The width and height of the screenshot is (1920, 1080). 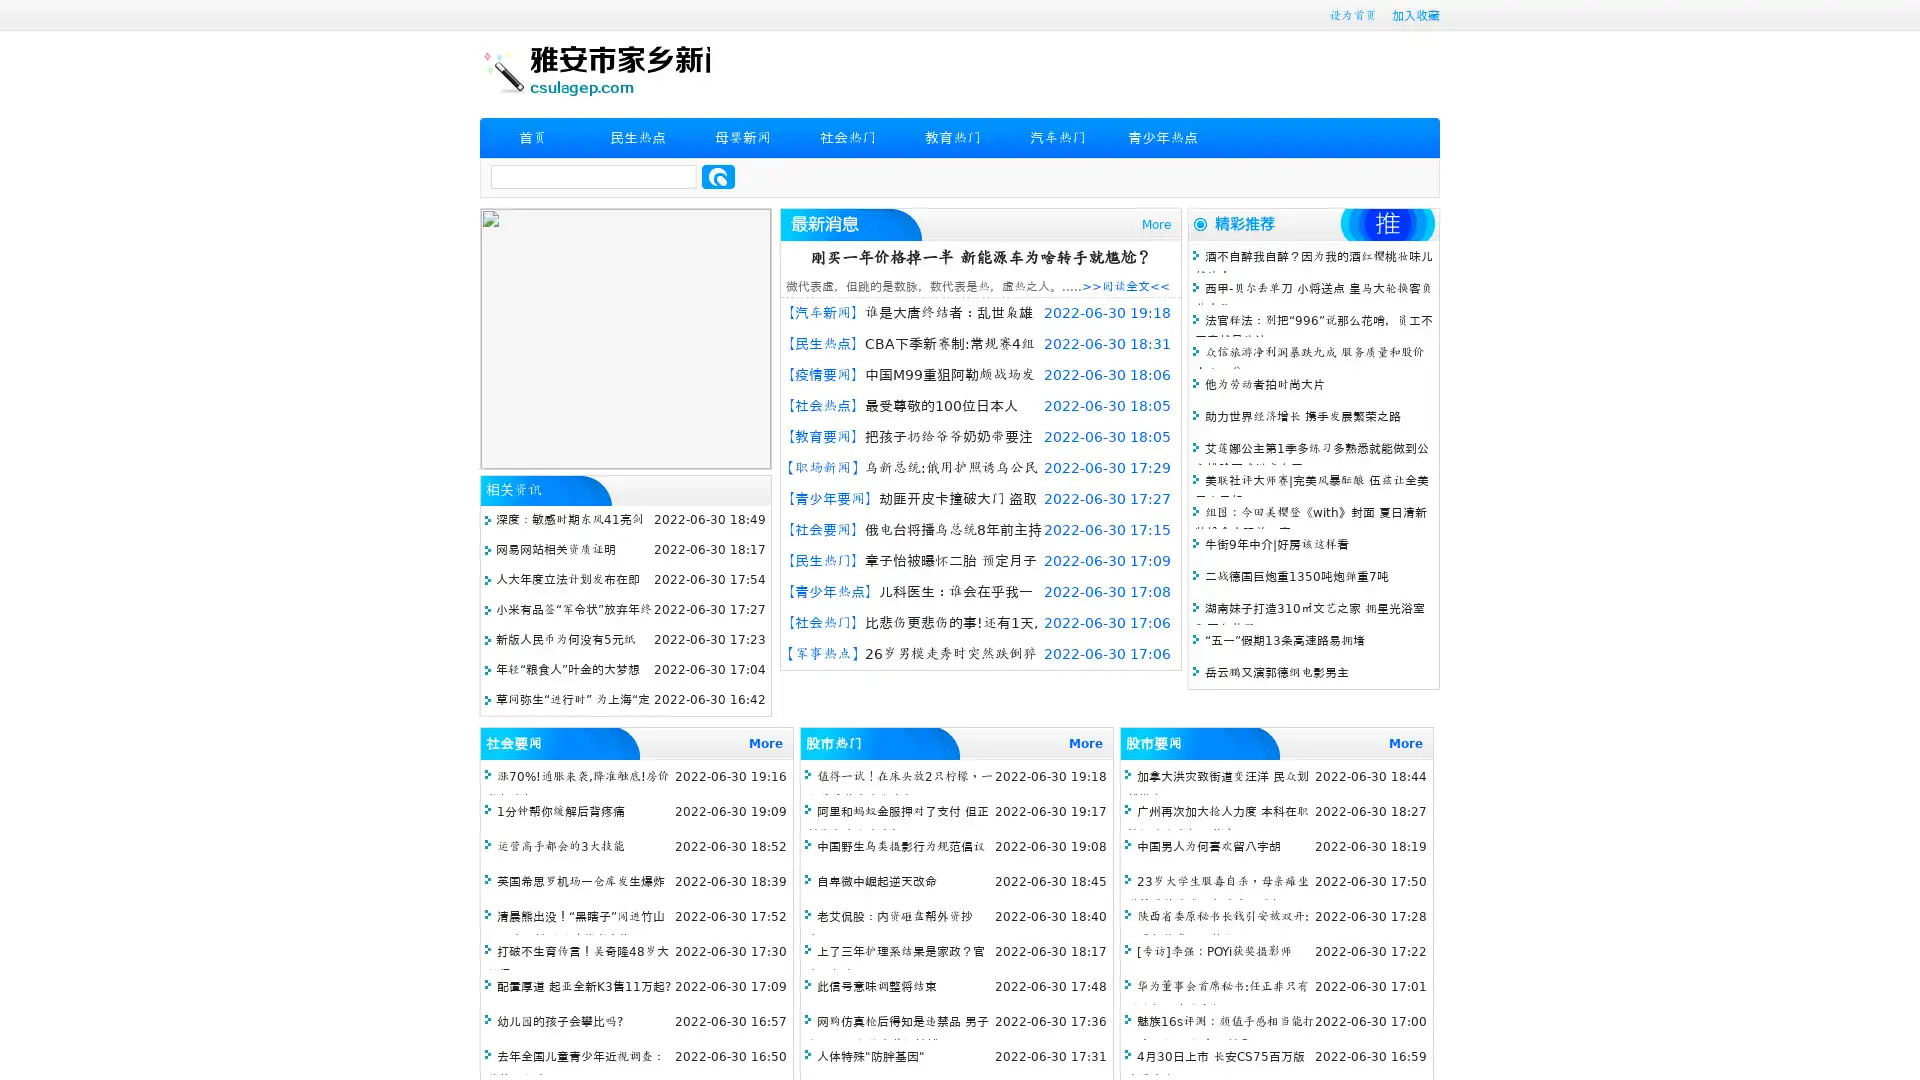 I want to click on Search, so click(x=718, y=176).